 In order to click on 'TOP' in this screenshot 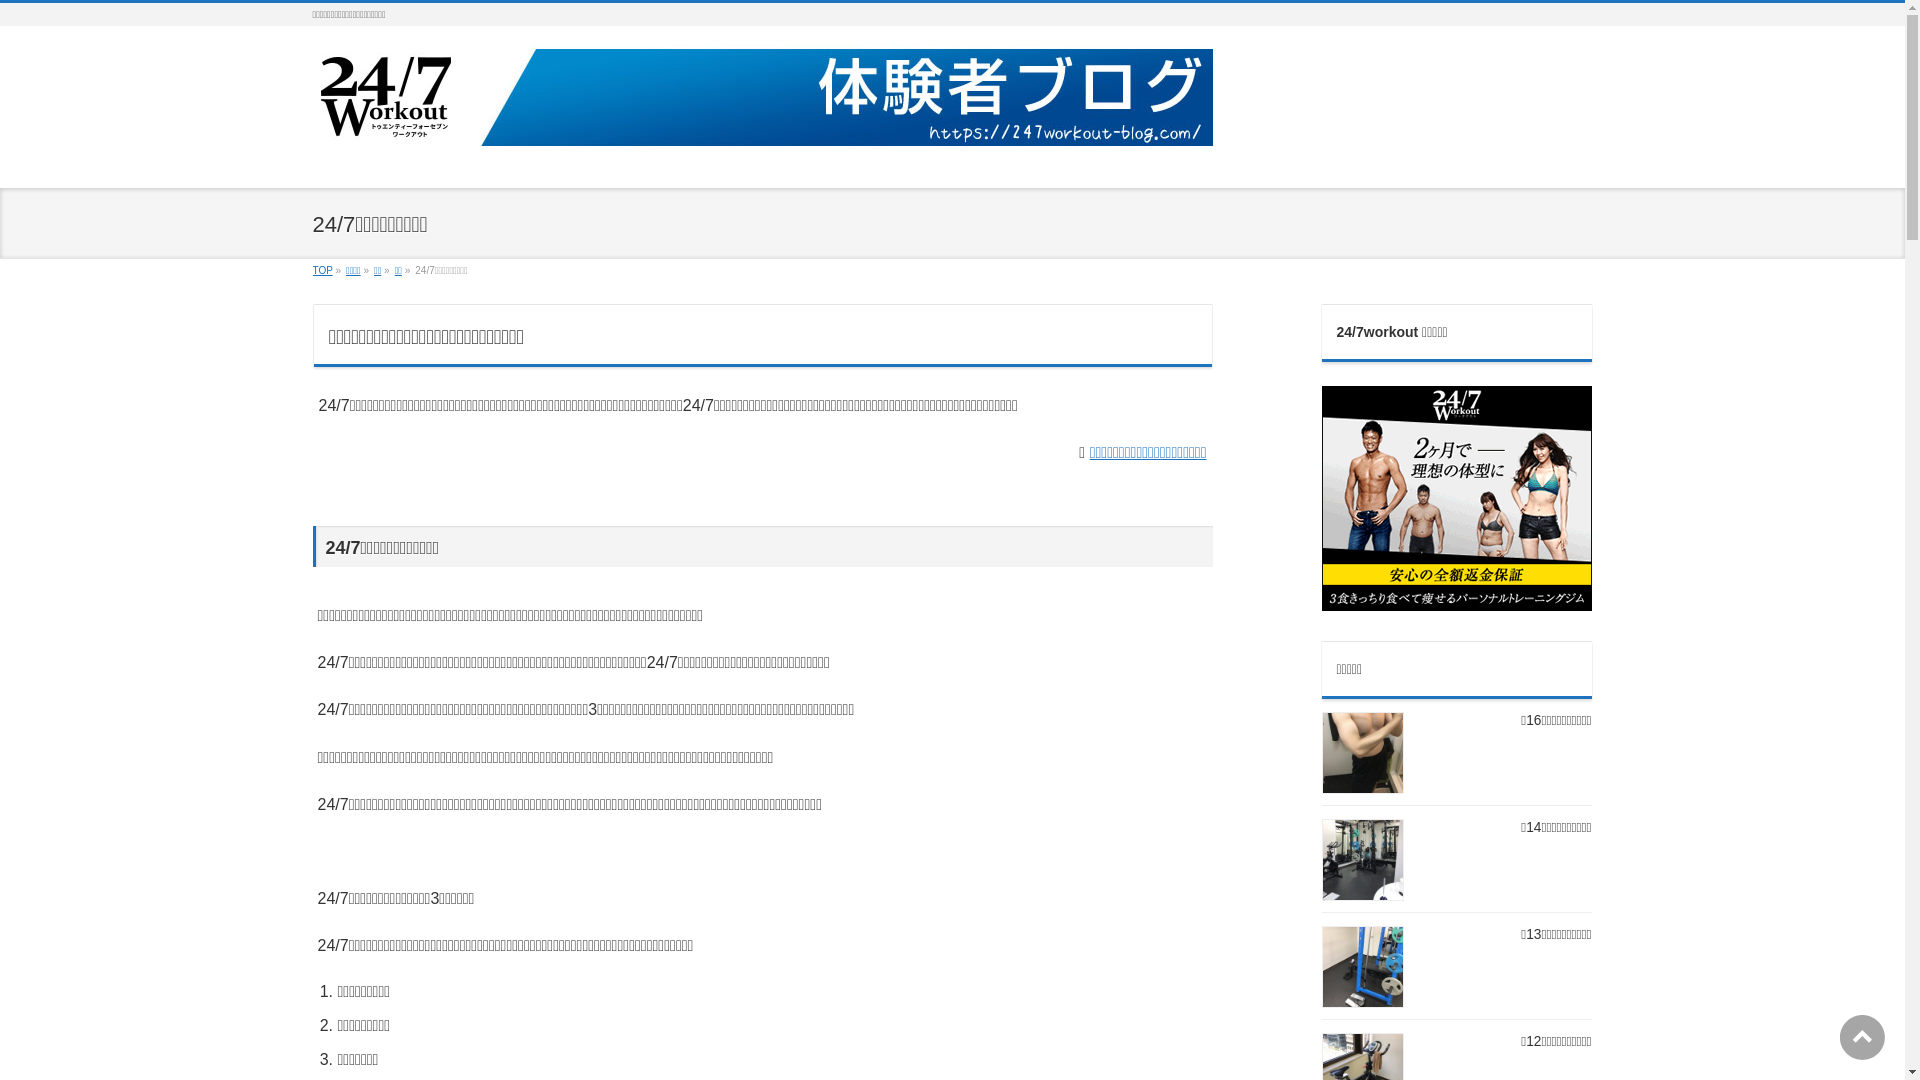, I will do `click(321, 270)`.